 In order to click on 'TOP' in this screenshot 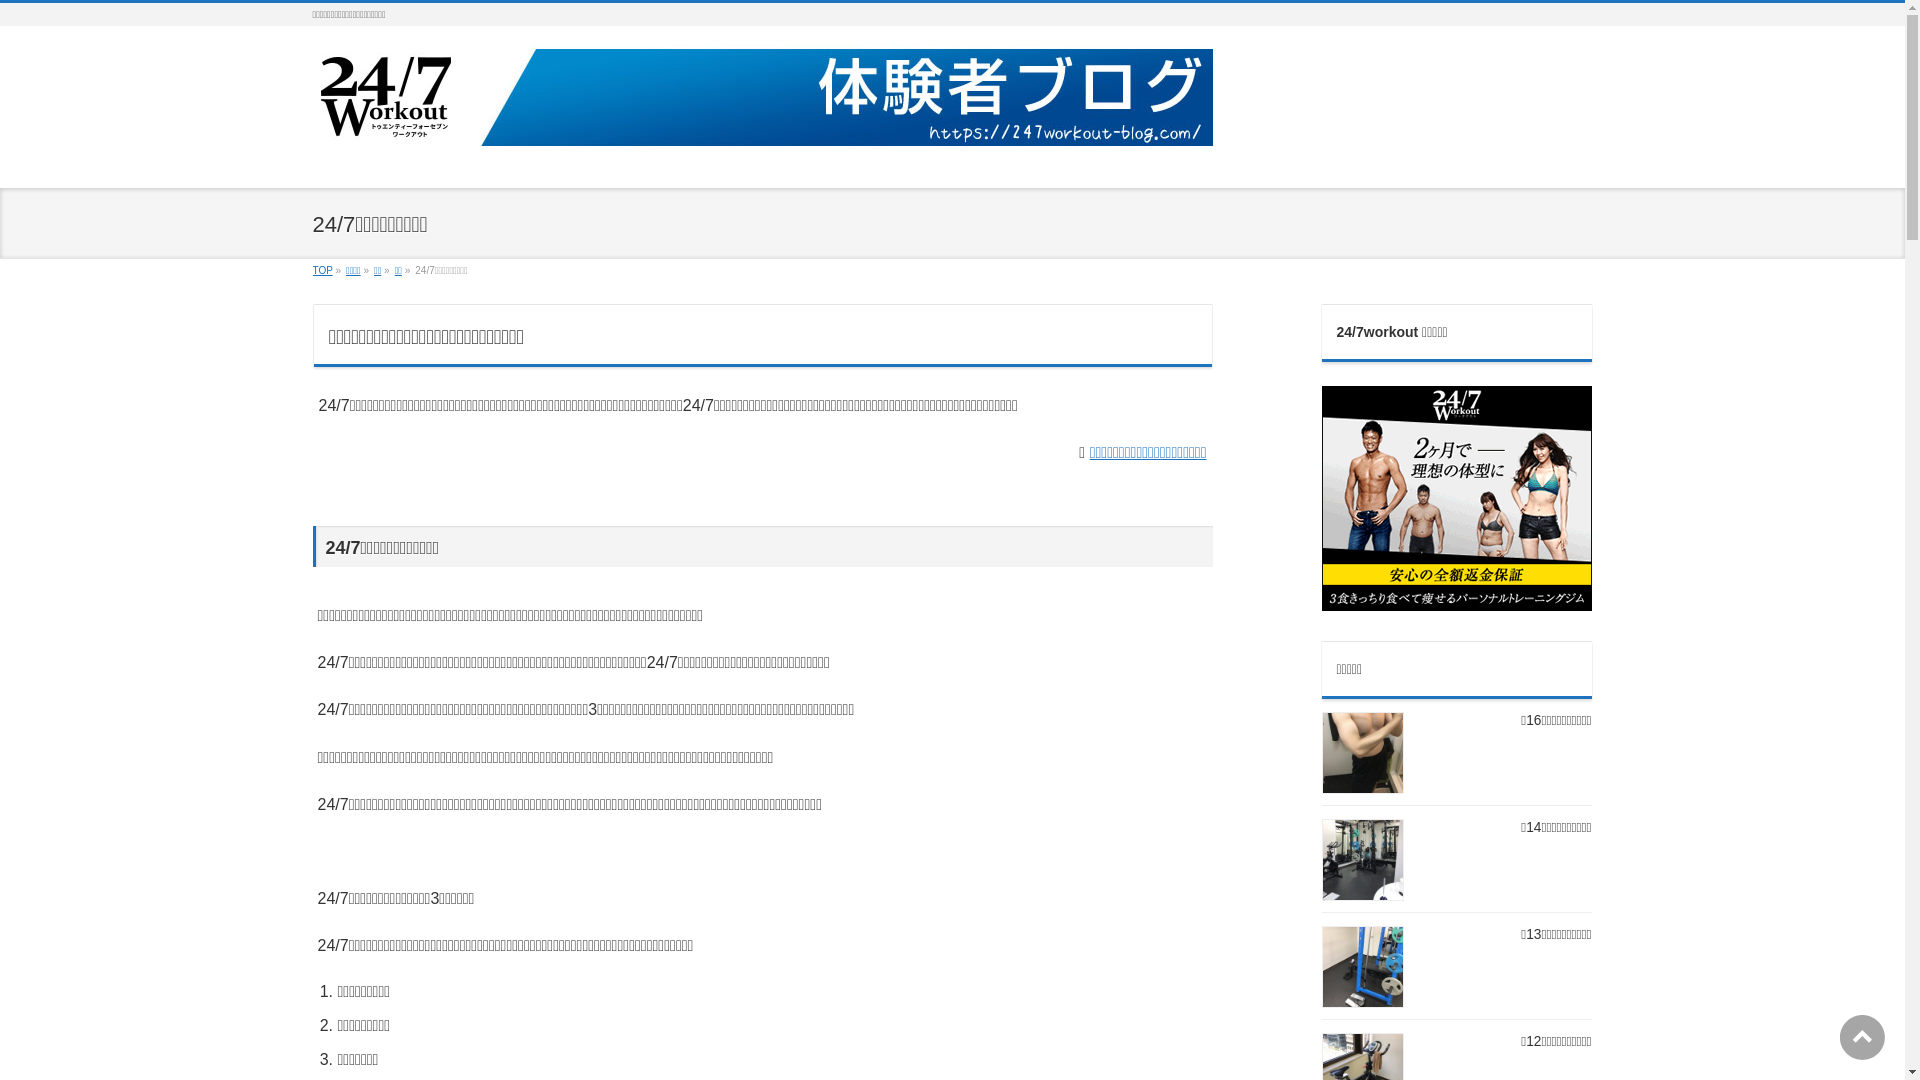, I will do `click(321, 270)`.